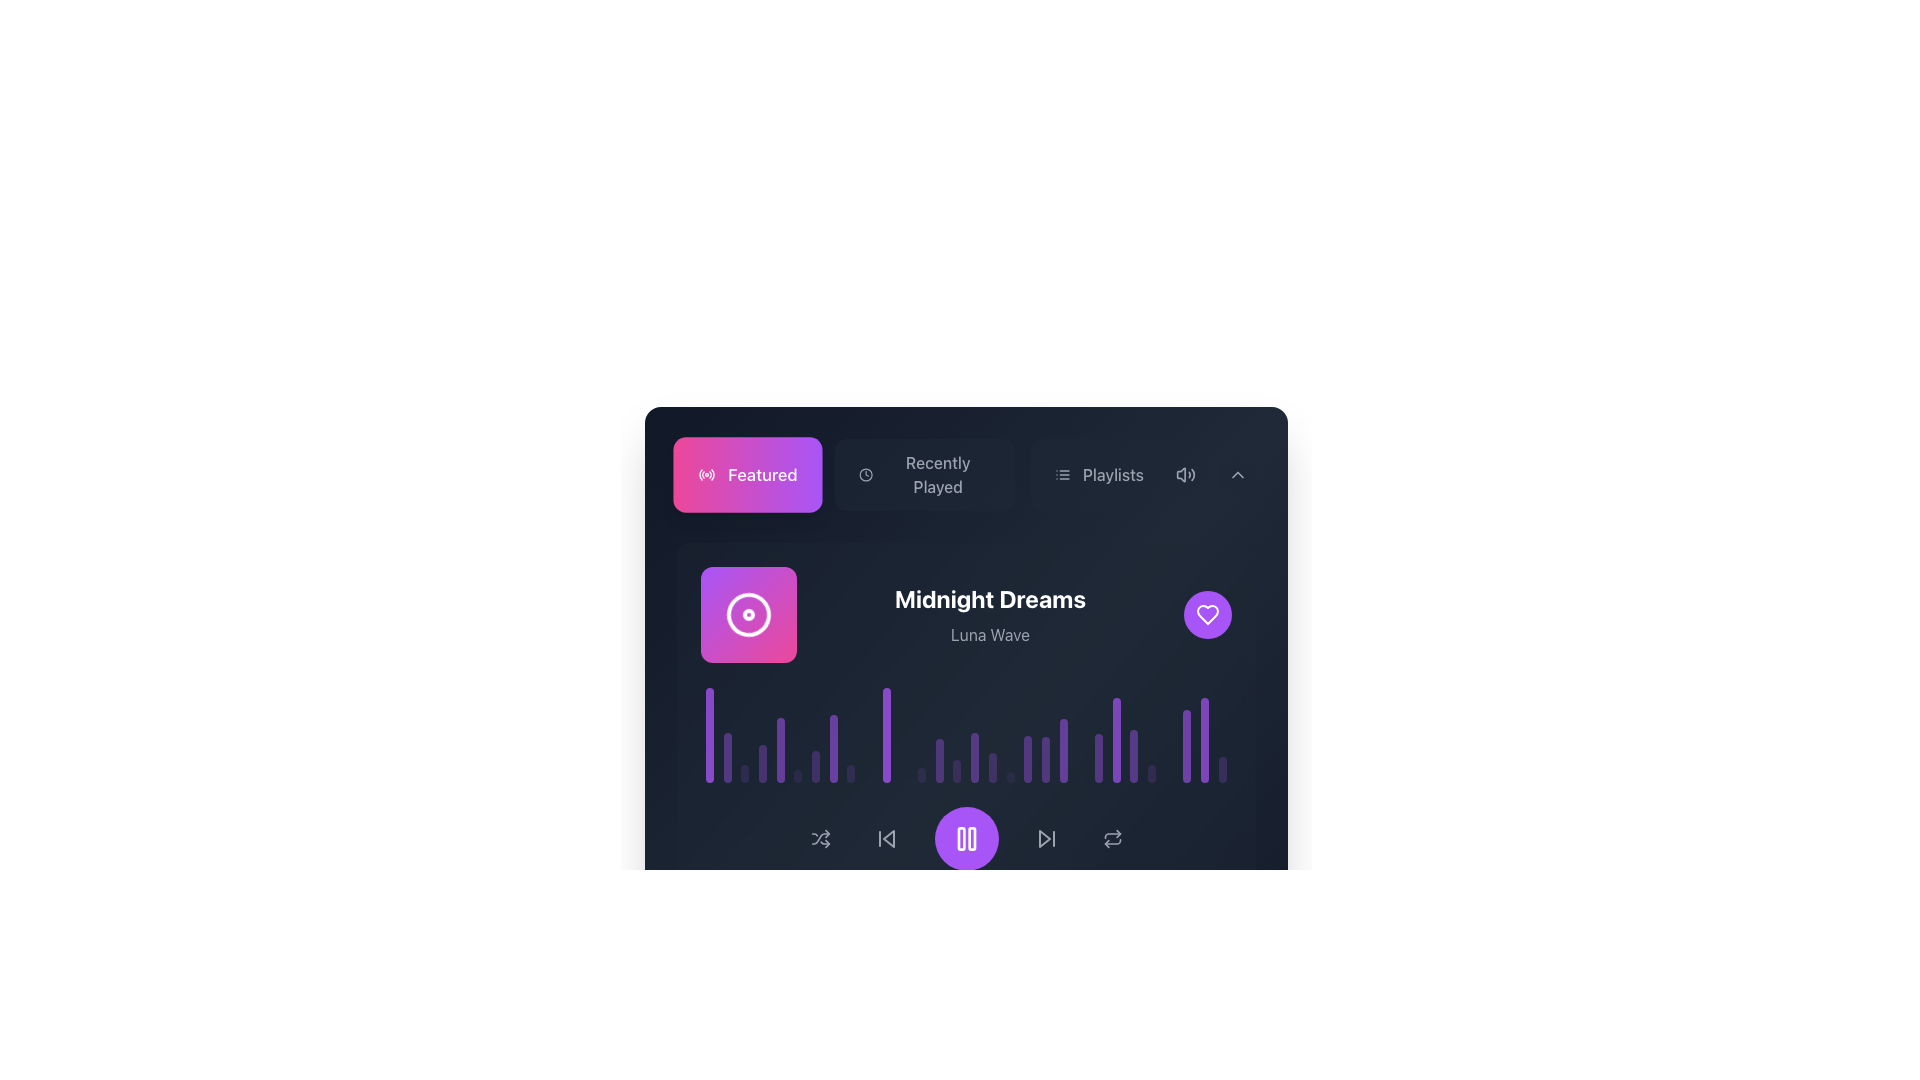  What do you see at coordinates (992, 766) in the screenshot?
I see `the seventeenth decorative visual equalizer bar displayed in a purple-transparent hue, located below the title 'Midnight Dreams'` at bounding box center [992, 766].